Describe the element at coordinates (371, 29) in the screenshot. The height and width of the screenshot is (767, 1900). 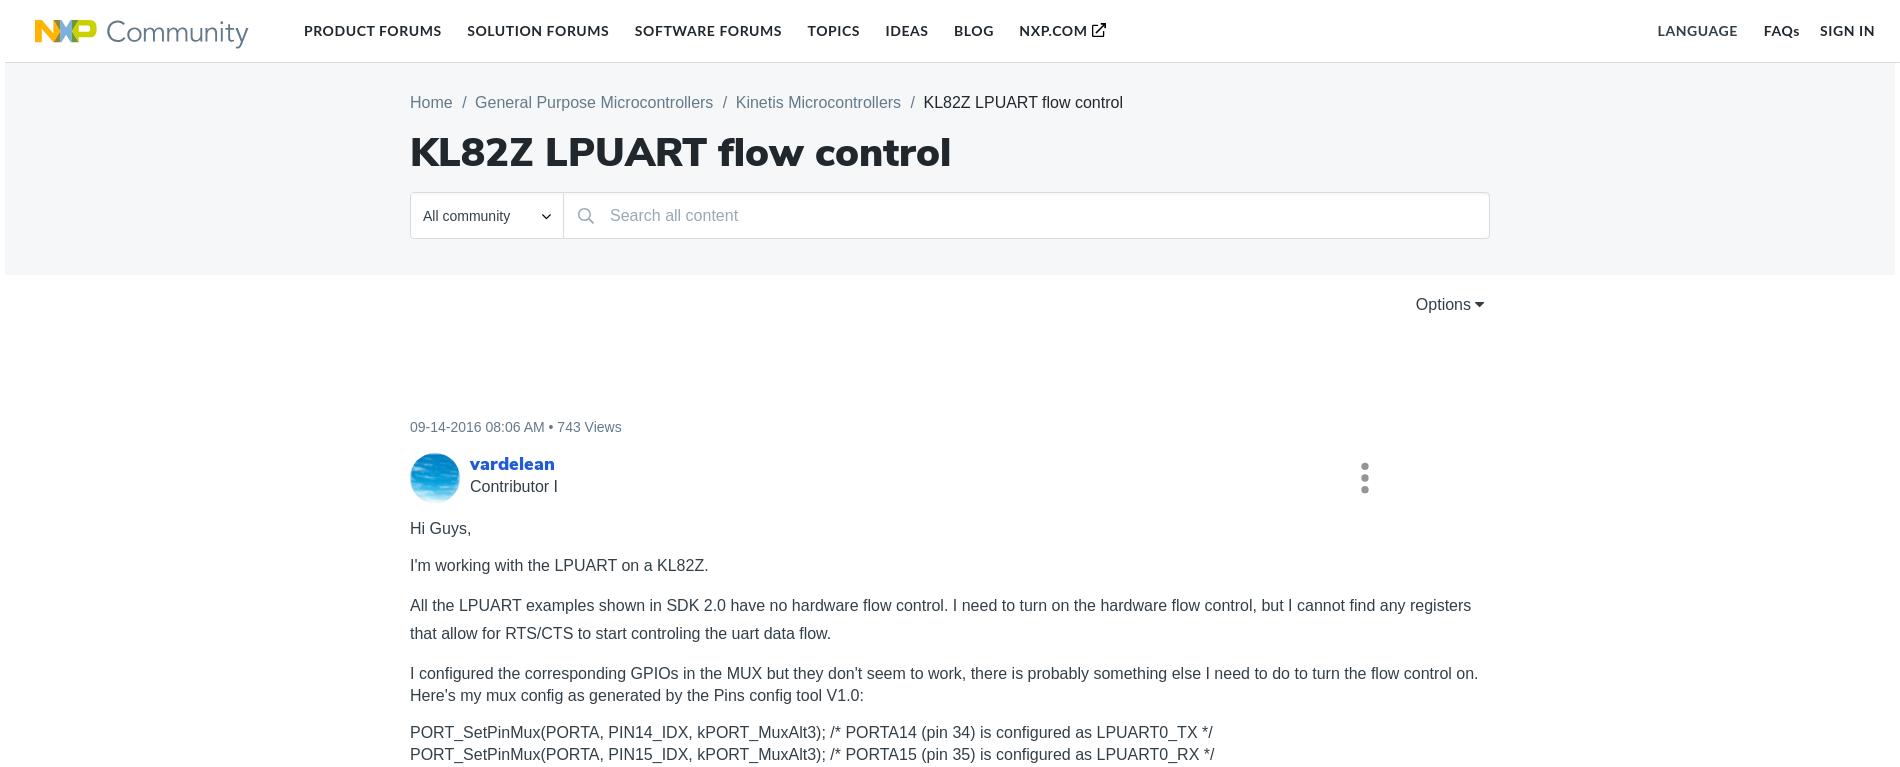
I see `'Product Forums'` at that location.